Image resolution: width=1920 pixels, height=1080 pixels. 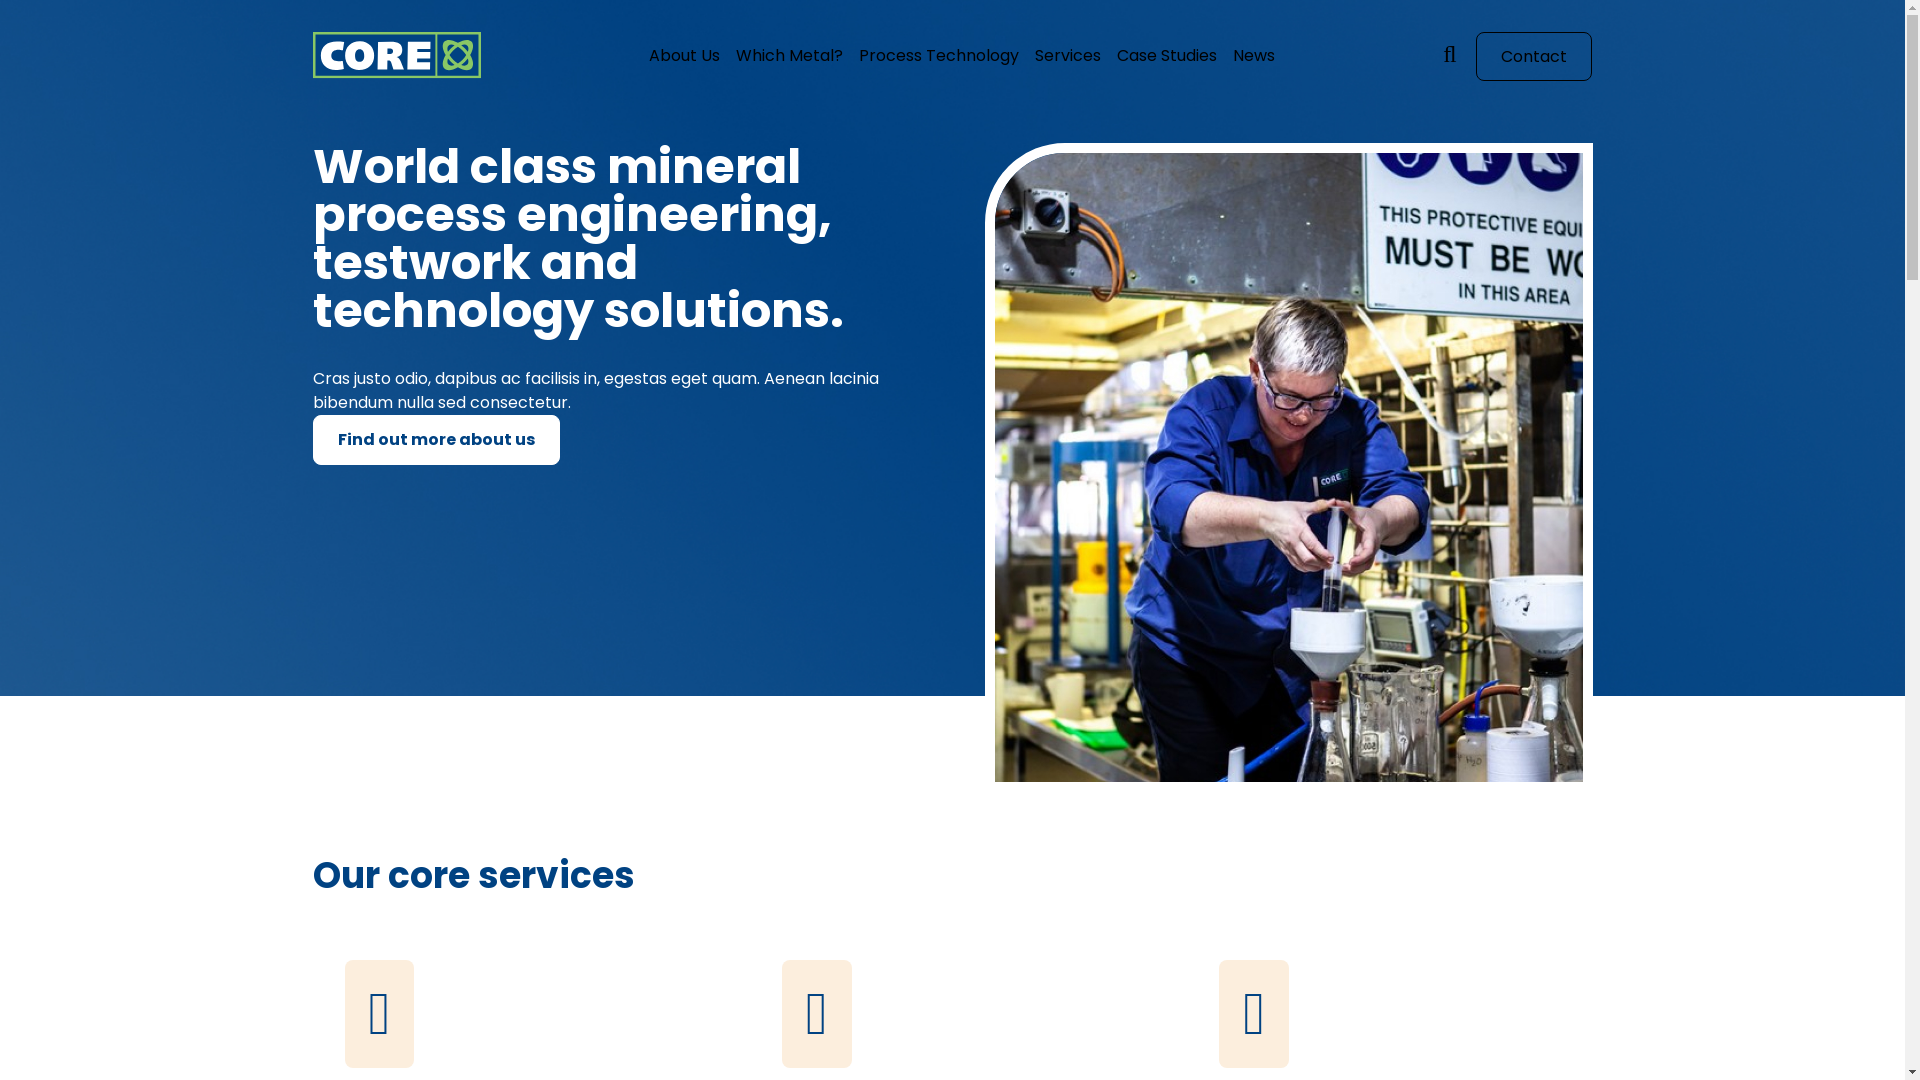 I want to click on 'About Us', so click(x=648, y=54).